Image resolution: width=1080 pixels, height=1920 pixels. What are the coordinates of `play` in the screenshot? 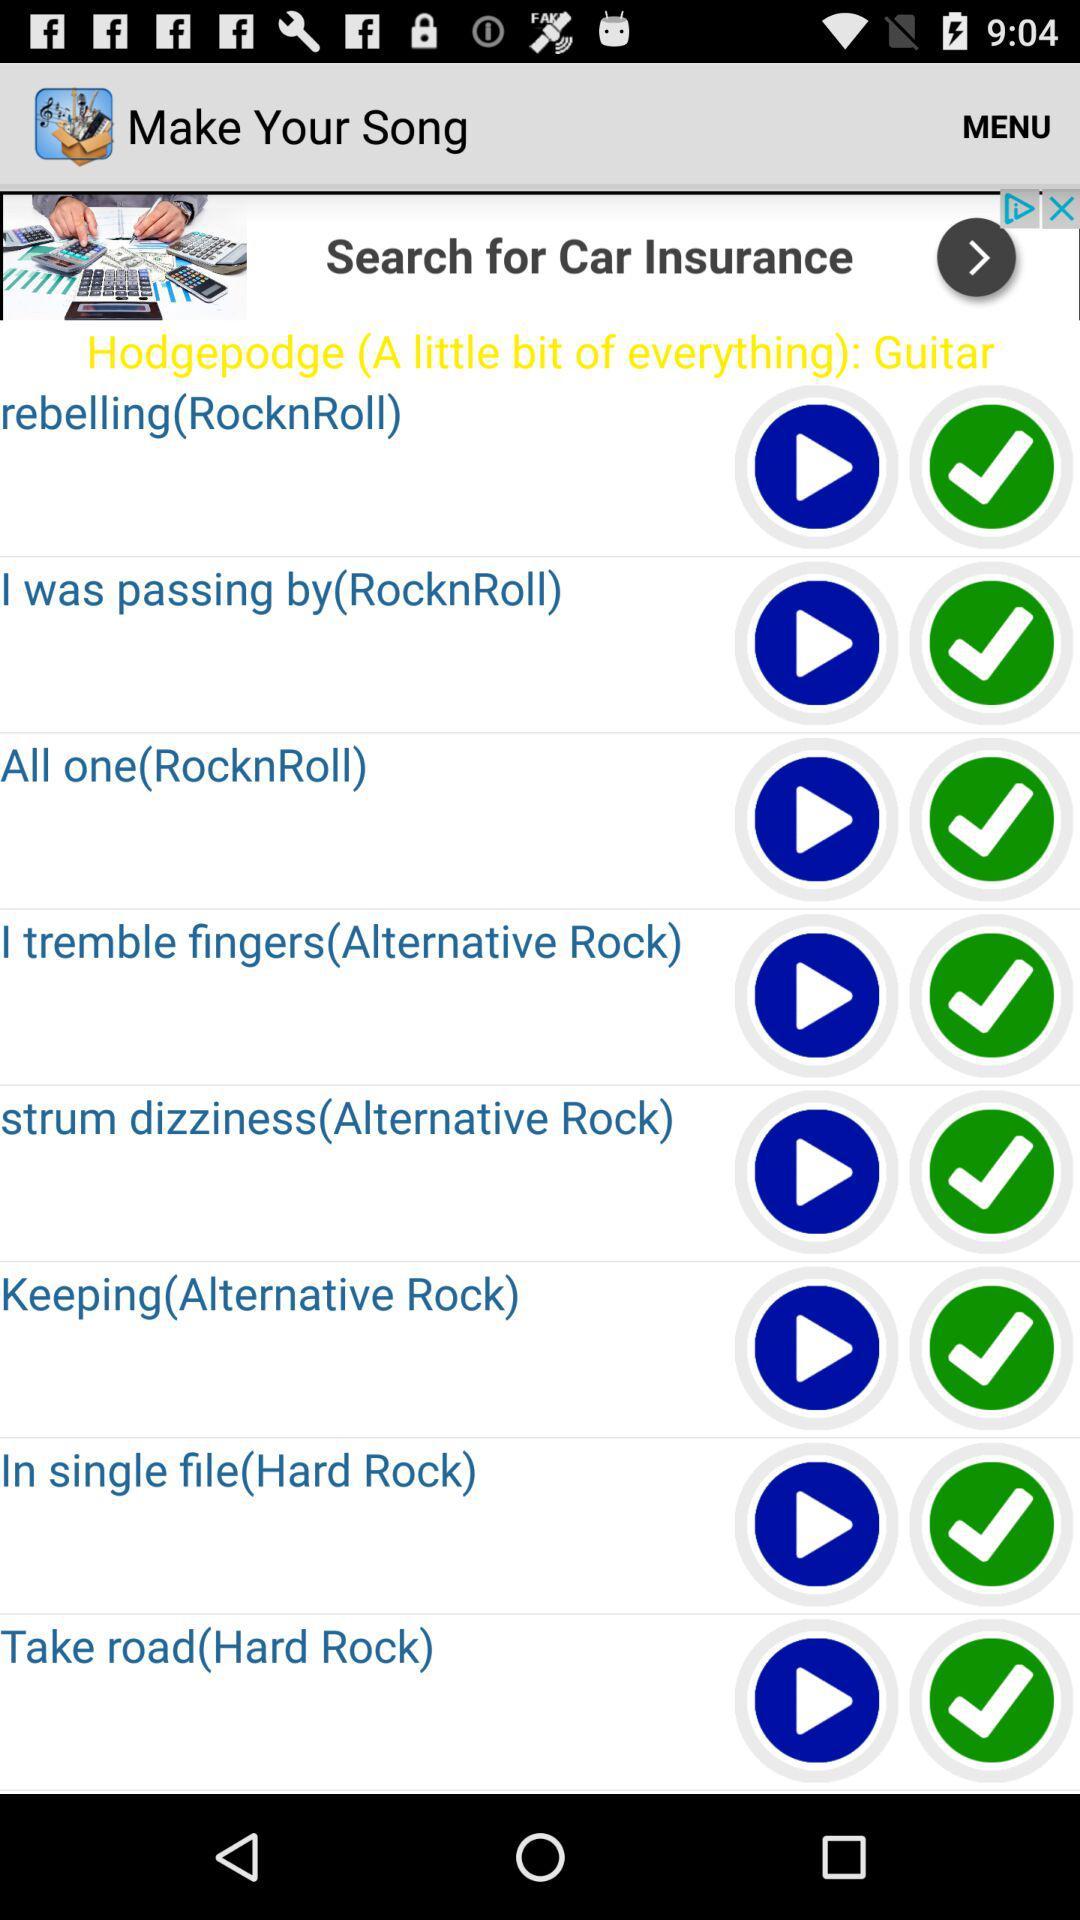 It's located at (817, 644).